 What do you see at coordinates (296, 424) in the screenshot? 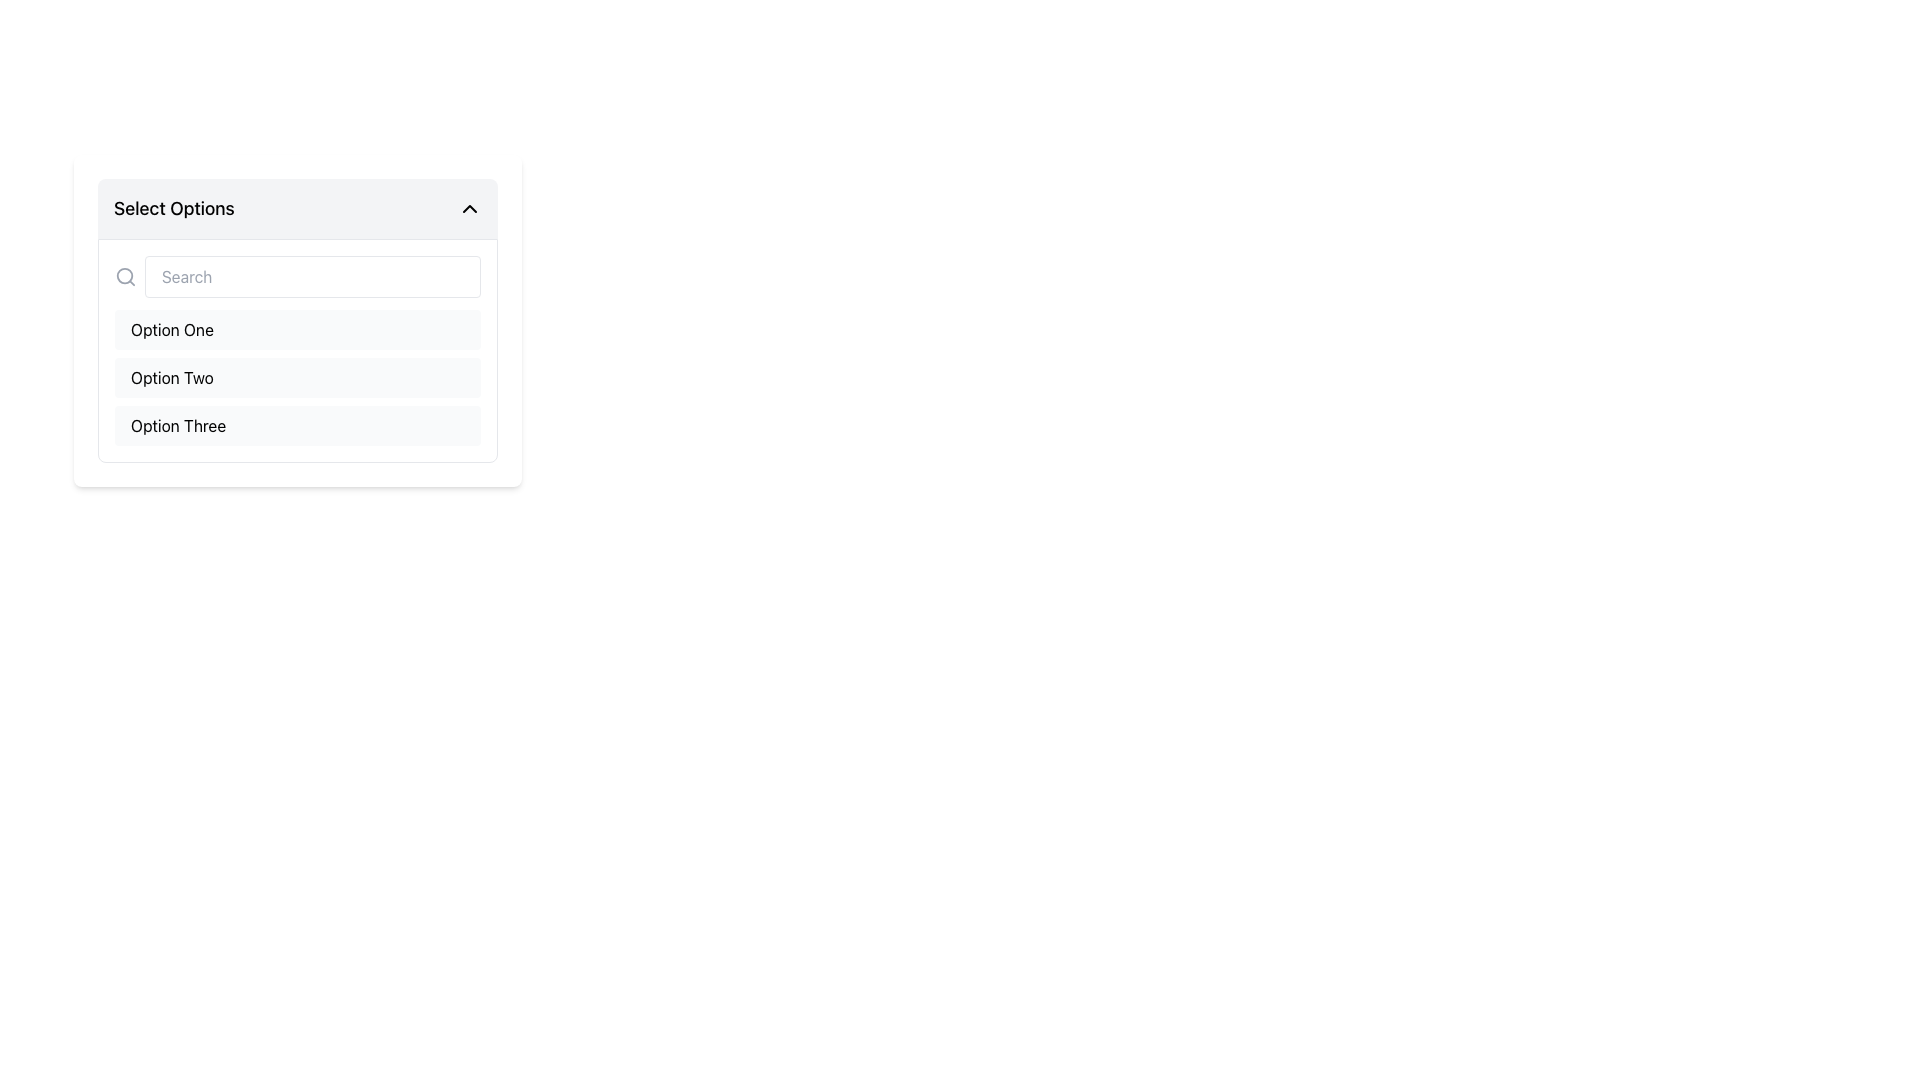
I see `the list item labeled 'Option Three'` at bounding box center [296, 424].